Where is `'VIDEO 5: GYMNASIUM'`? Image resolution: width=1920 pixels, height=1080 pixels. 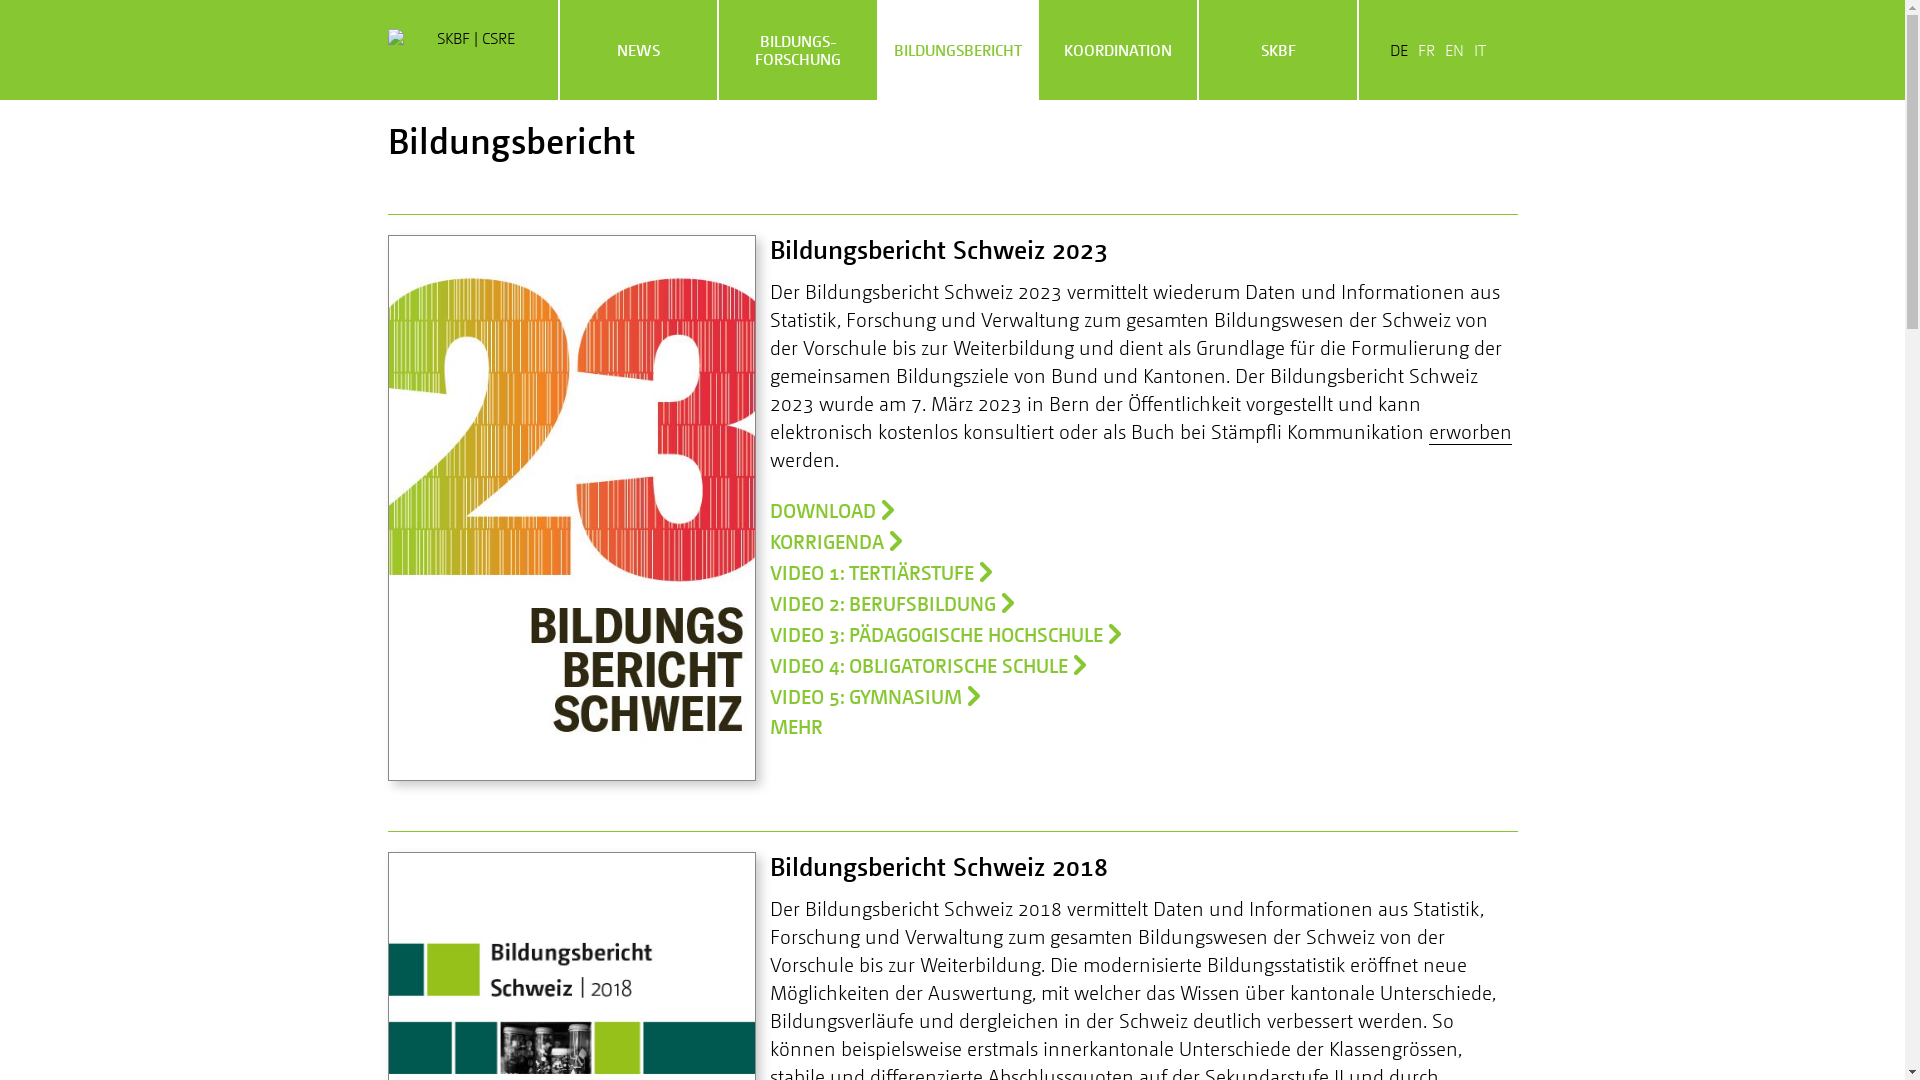 'VIDEO 5: GYMNASIUM' is located at coordinates (874, 694).